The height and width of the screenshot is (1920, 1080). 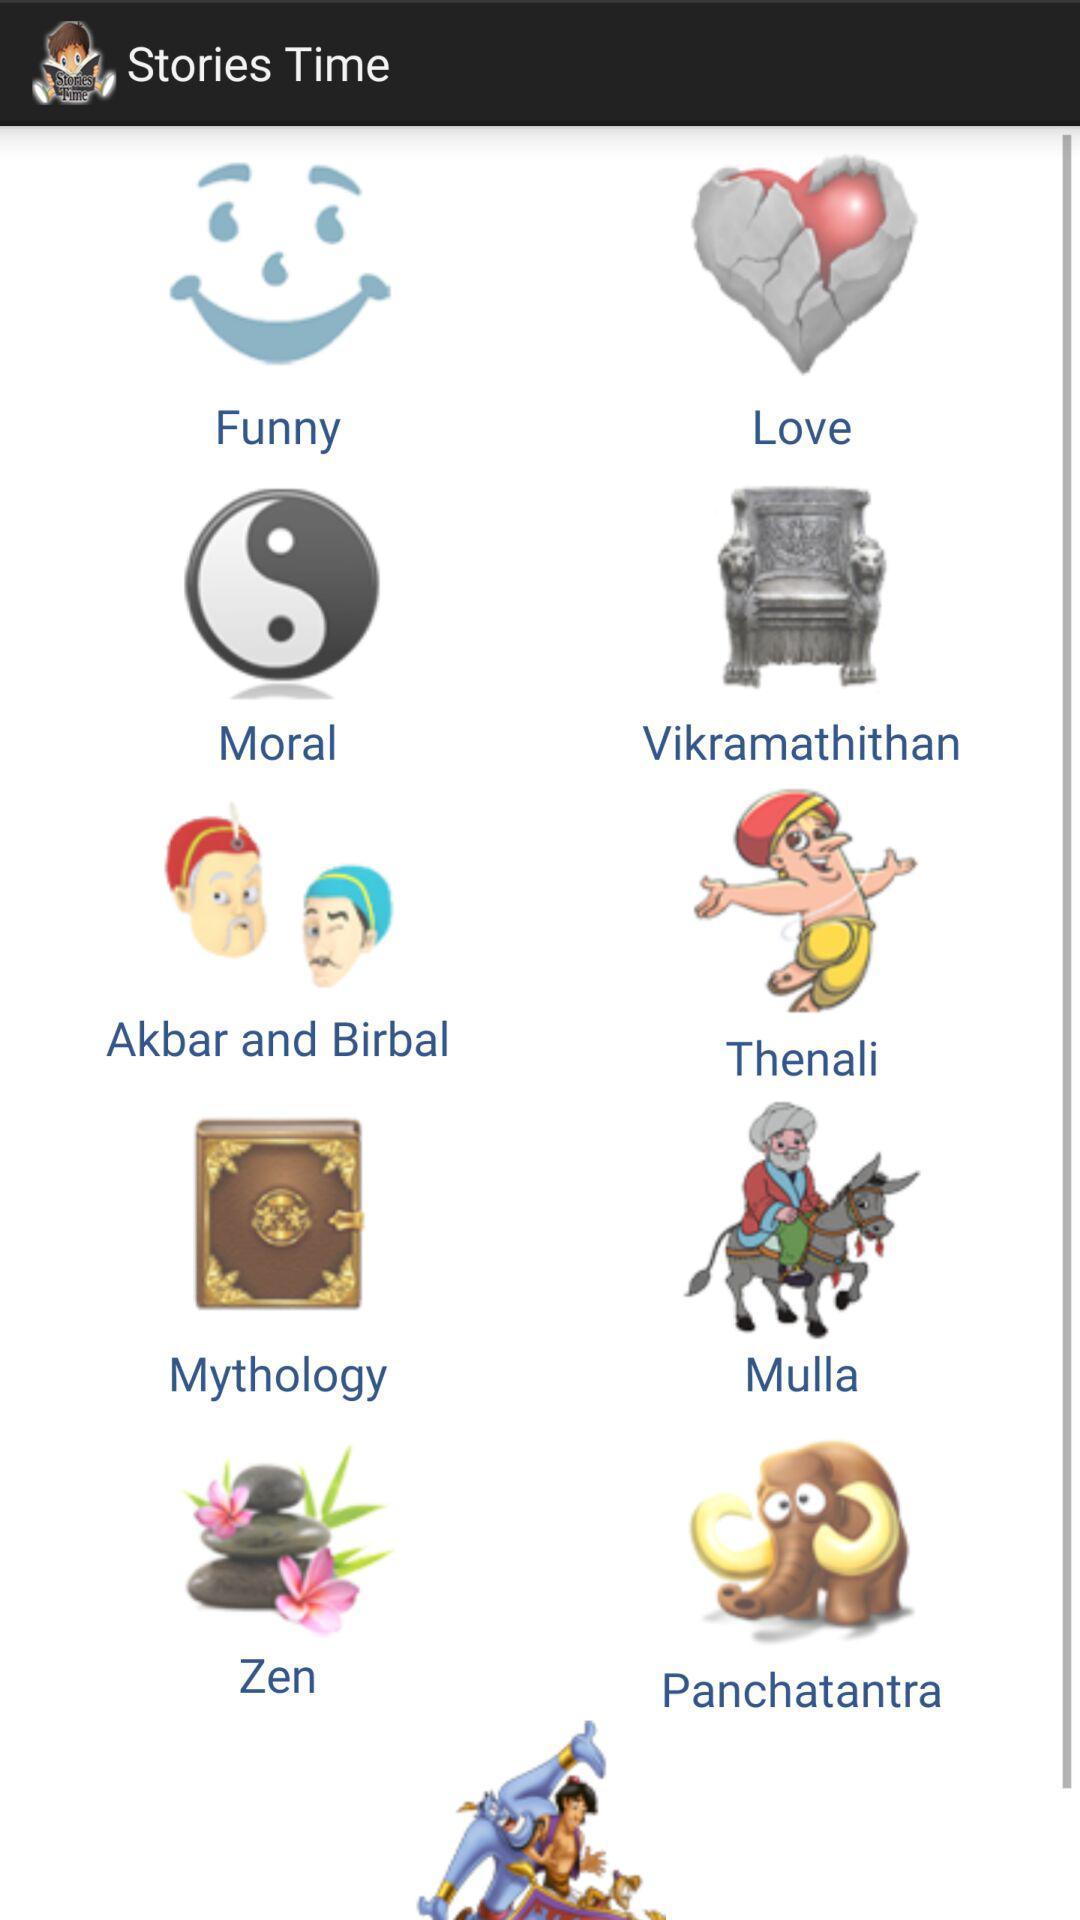 What do you see at coordinates (277, 1561) in the screenshot?
I see `the icon above the tales` at bounding box center [277, 1561].